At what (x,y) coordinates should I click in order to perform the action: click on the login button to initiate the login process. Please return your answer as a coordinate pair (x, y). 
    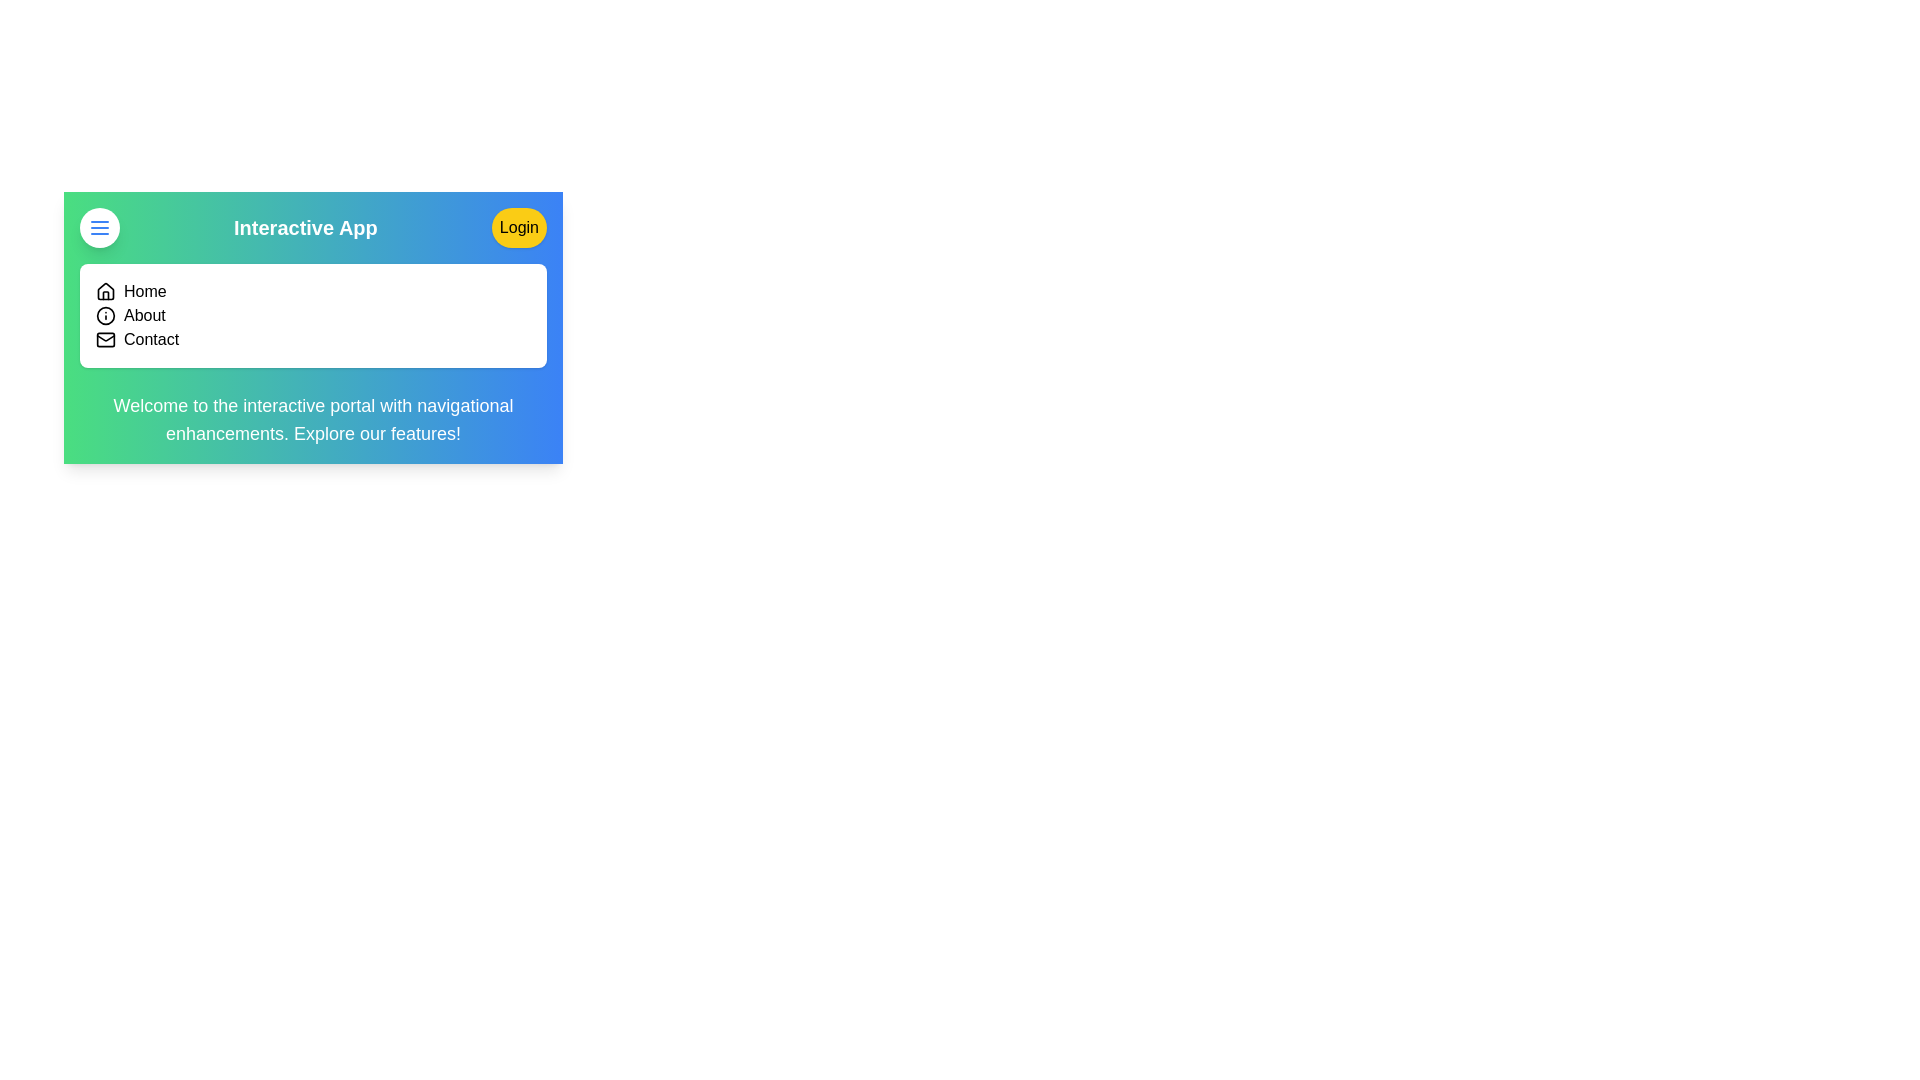
    Looking at the image, I should click on (518, 226).